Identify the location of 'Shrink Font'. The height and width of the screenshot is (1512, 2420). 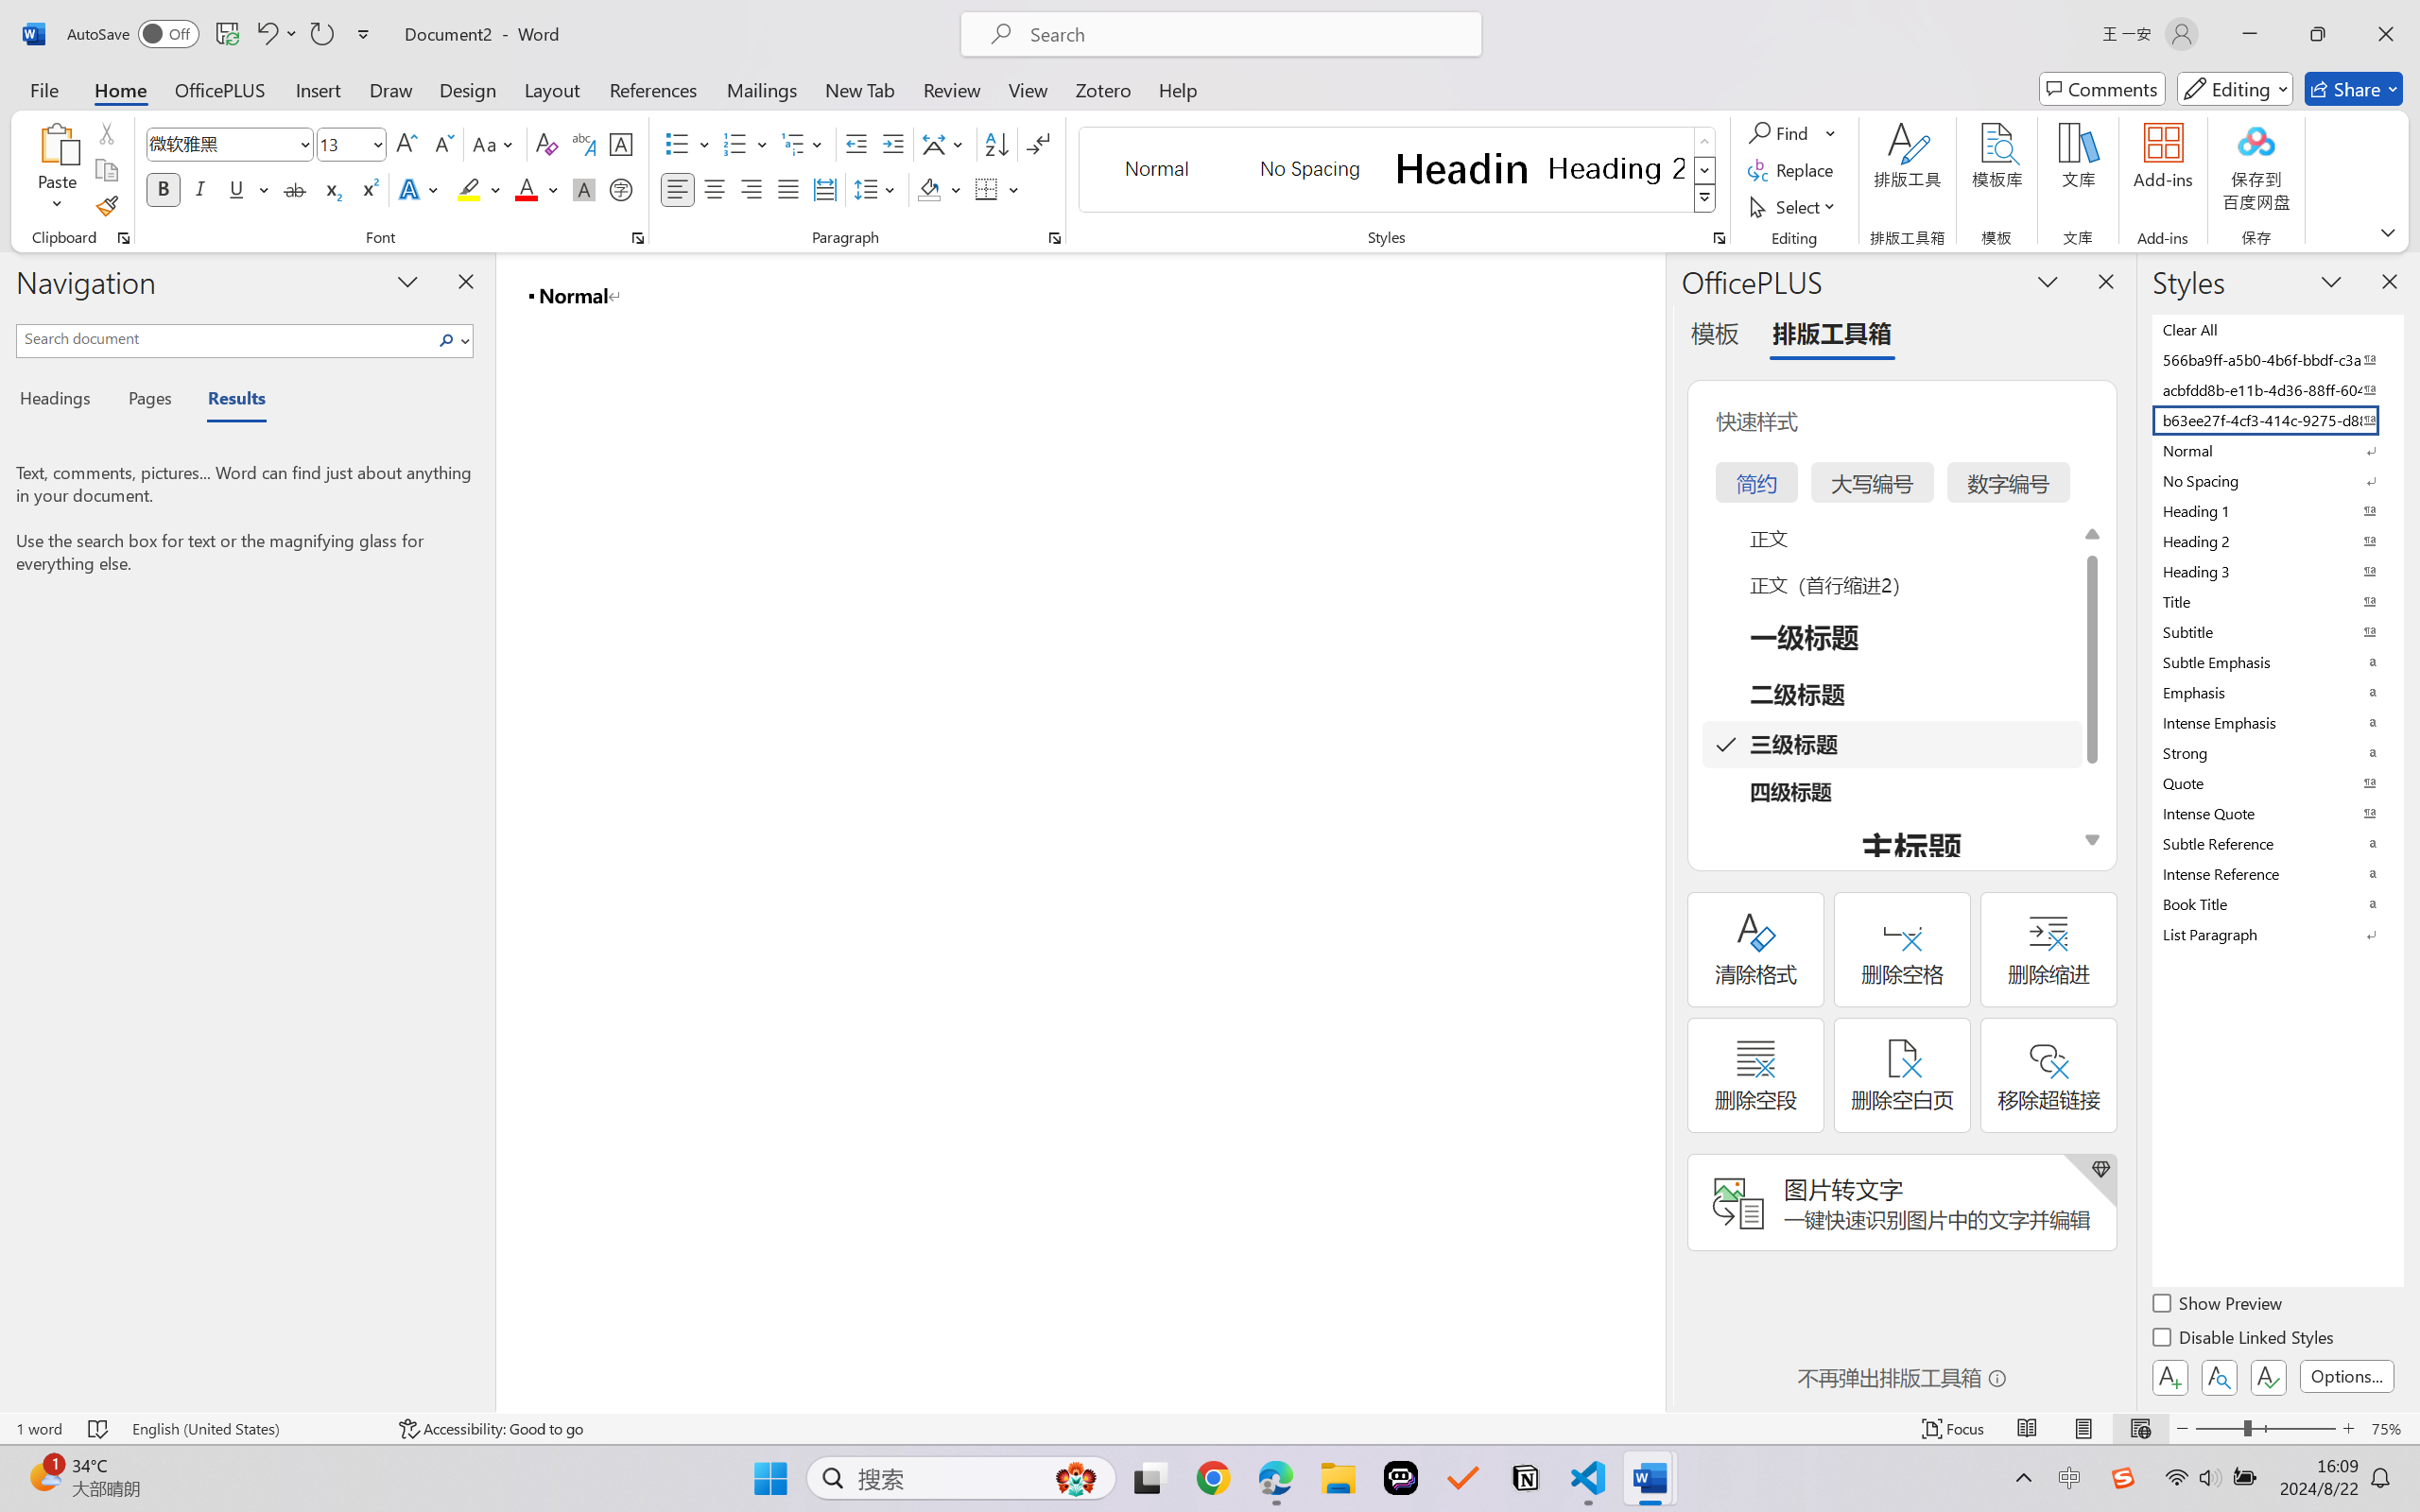
(441, 144).